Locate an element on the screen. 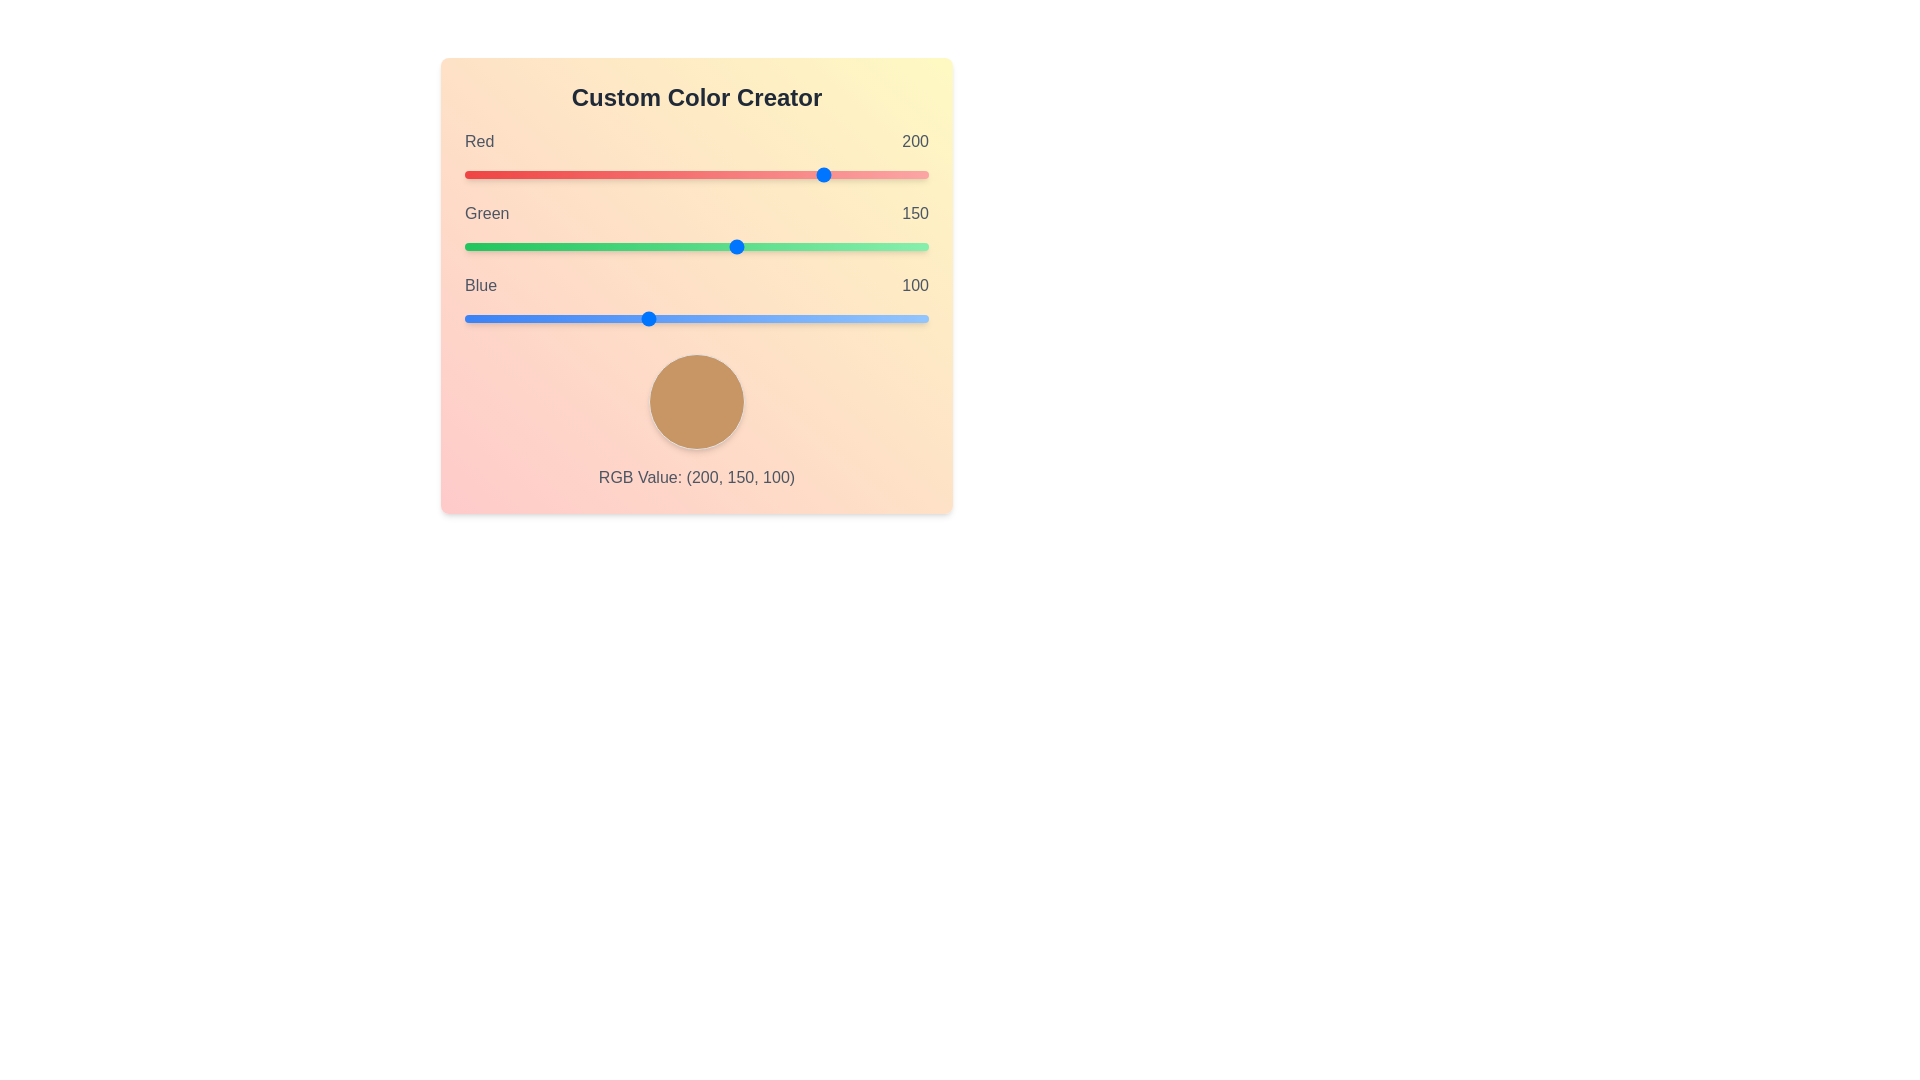 This screenshot has height=1080, width=1920. the Green slider to set the green component to 53 is located at coordinates (560, 245).